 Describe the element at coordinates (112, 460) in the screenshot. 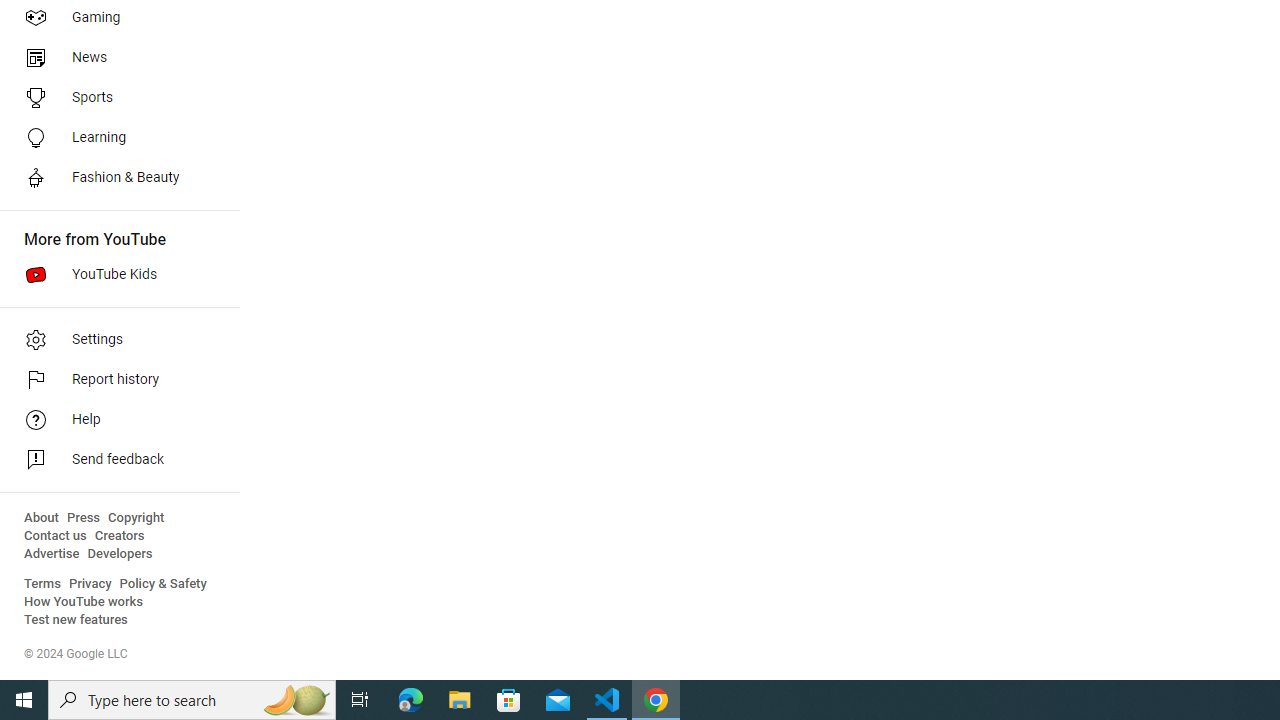

I see `'Send feedback'` at that location.